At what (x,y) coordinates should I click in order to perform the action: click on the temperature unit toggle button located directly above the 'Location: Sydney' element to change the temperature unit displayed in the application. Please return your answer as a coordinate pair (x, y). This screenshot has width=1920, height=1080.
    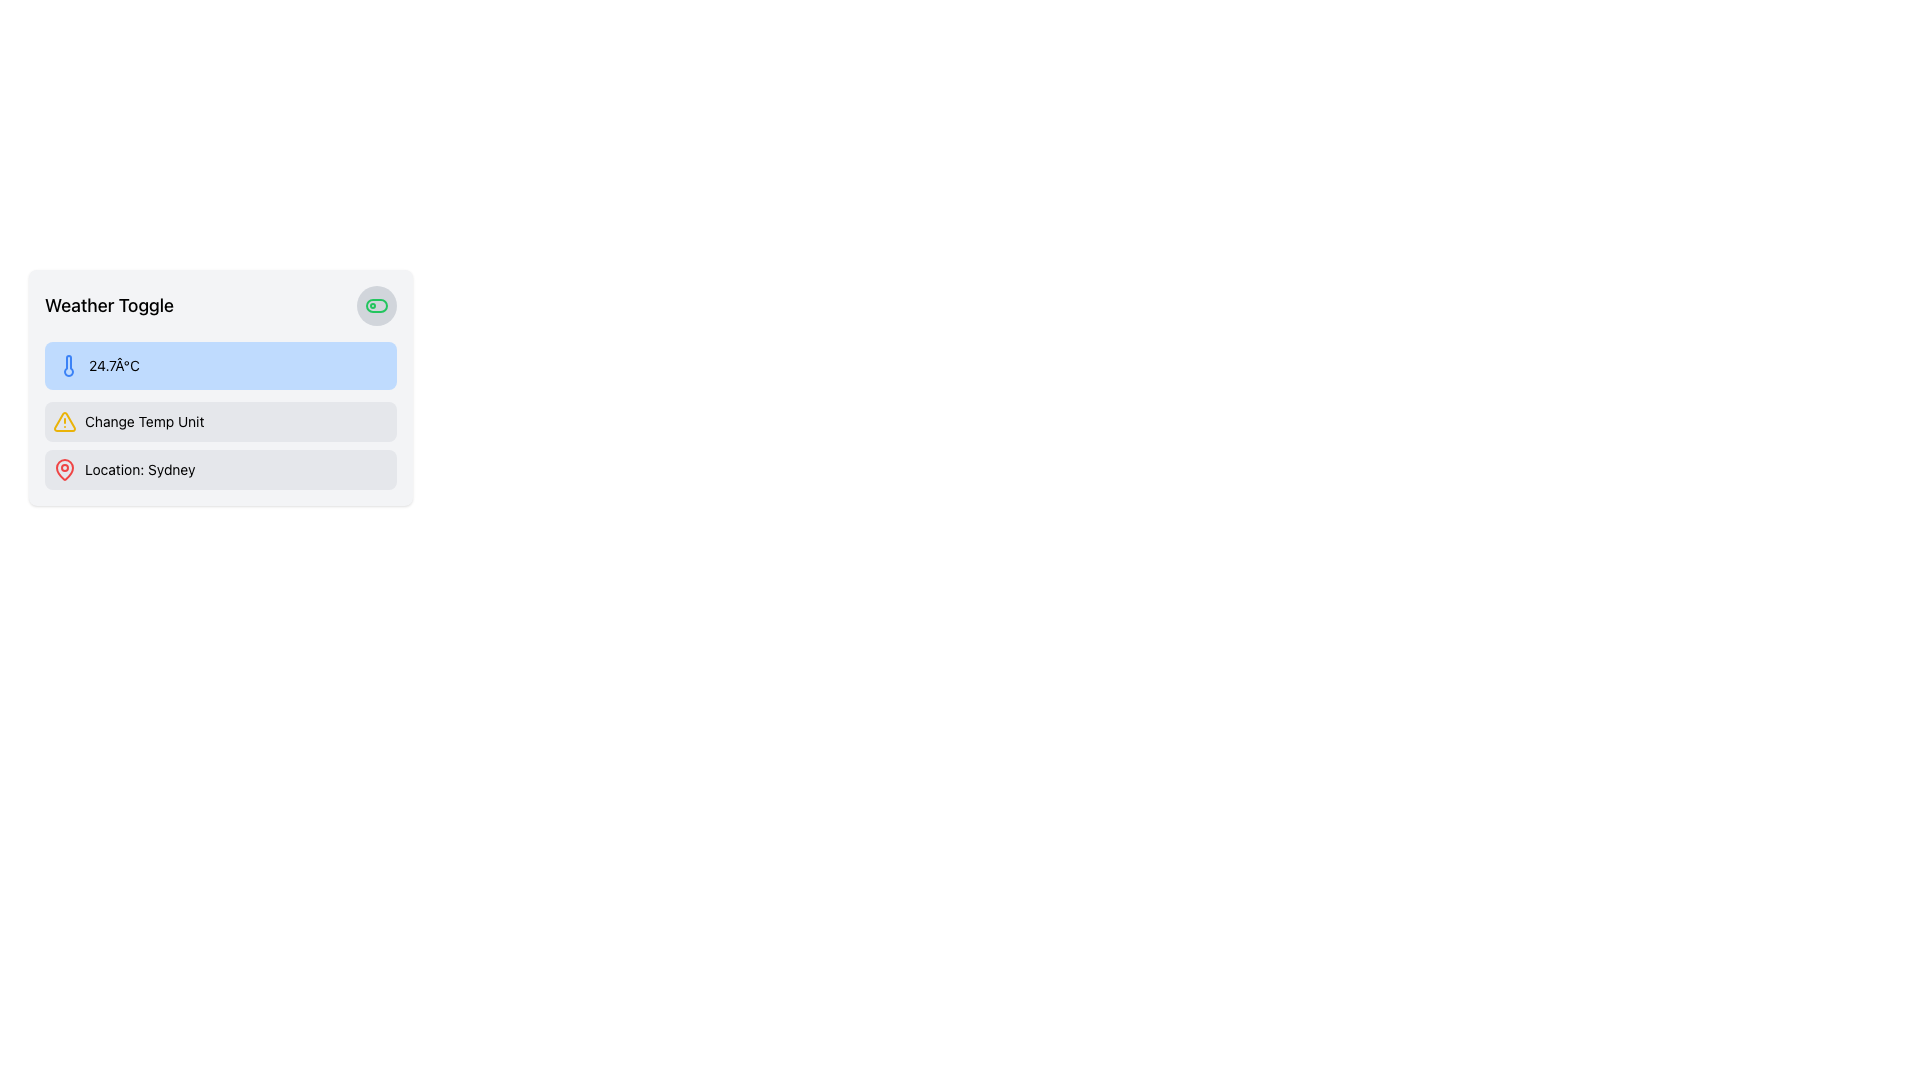
    Looking at the image, I should click on (220, 420).